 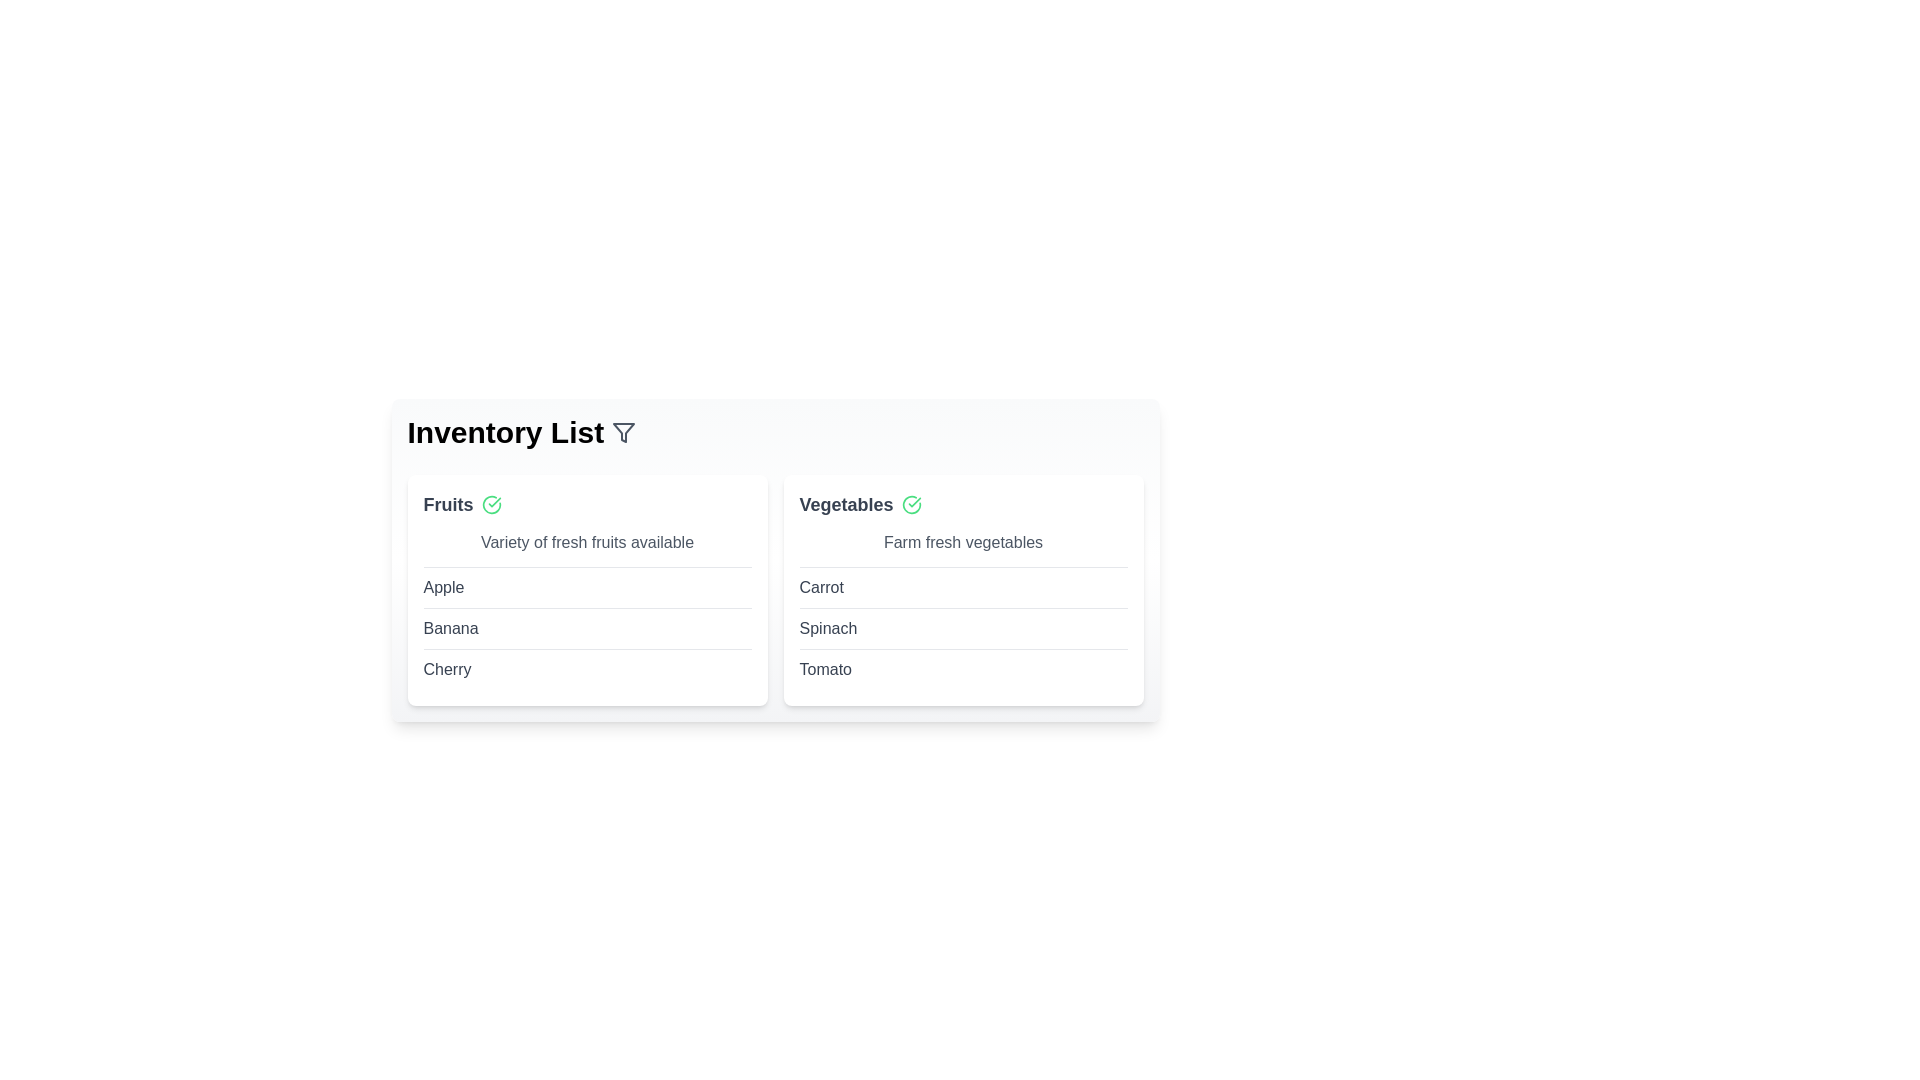 I want to click on the item Tomato in the inventory, so click(x=825, y=670).